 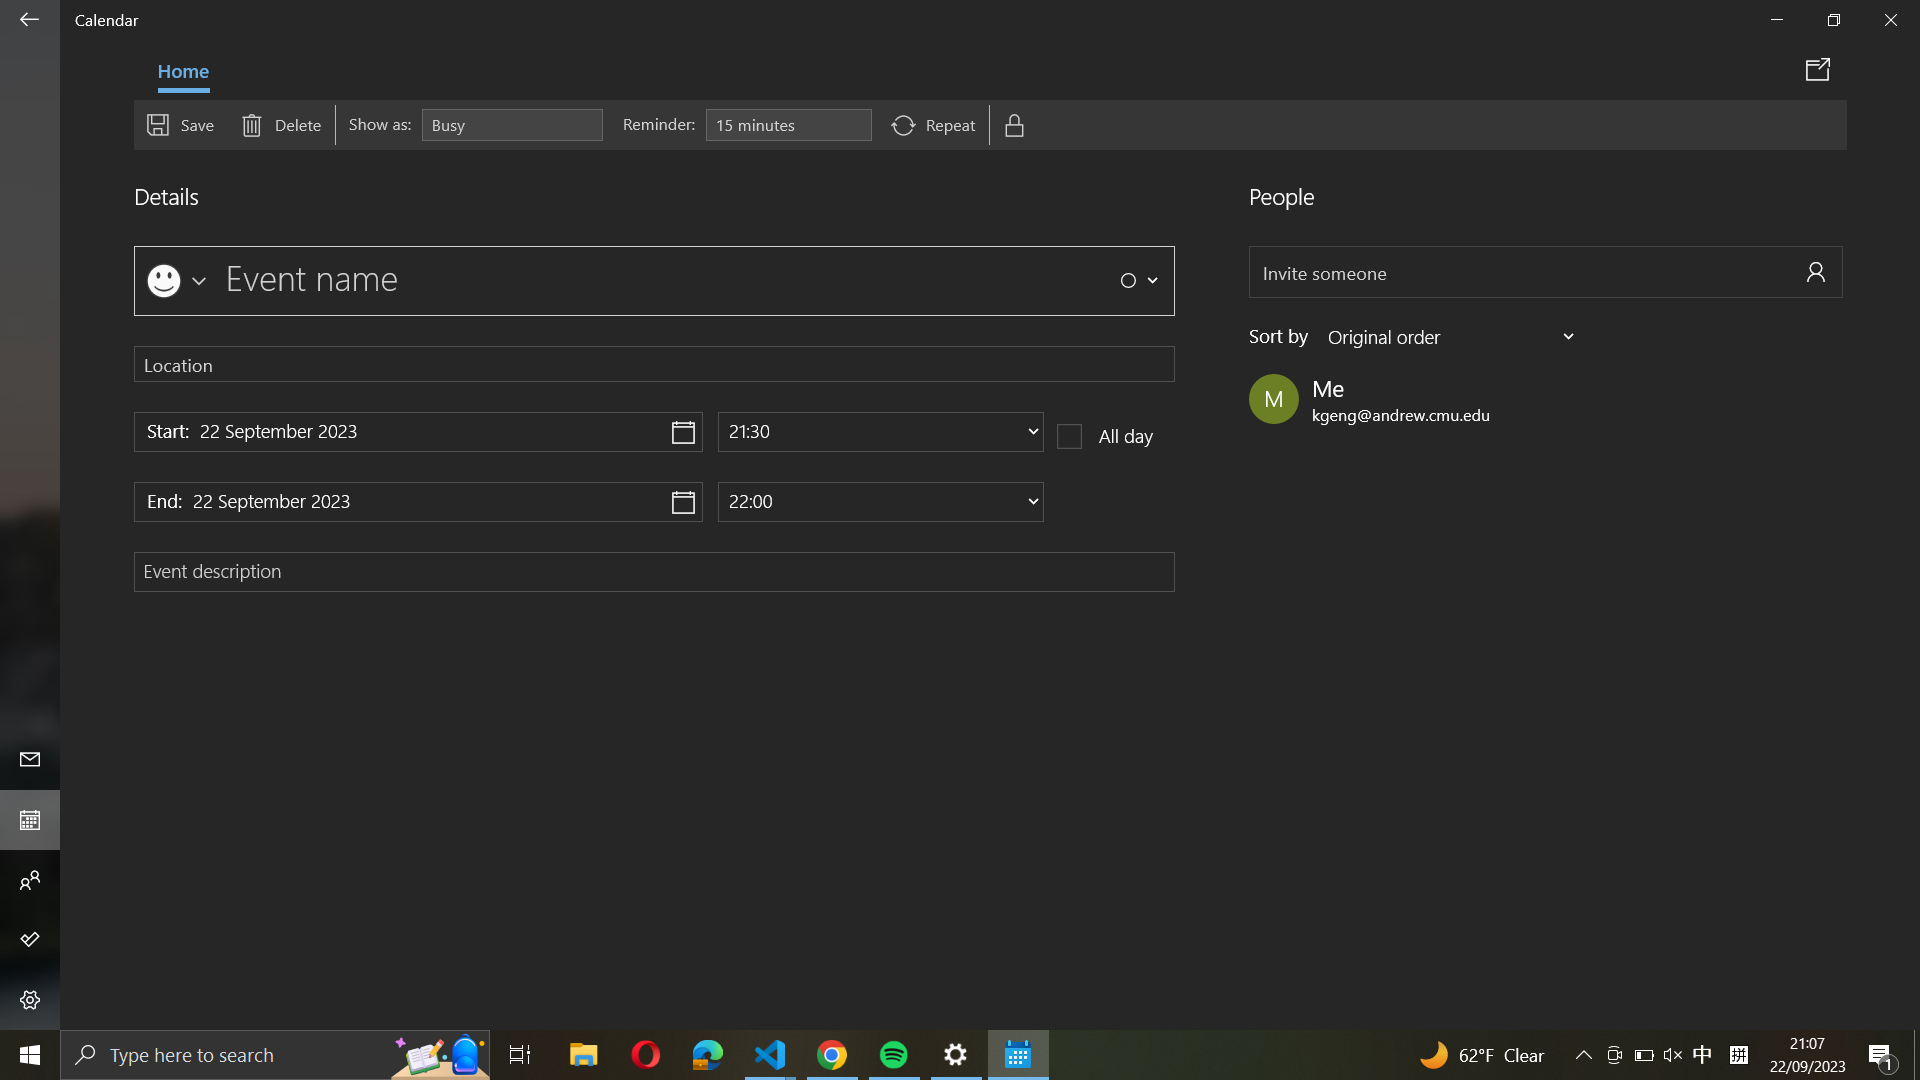 What do you see at coordinates (417, 431) in the screenshot?
I see `a click on the start date button` at bounding box center [417, 431].